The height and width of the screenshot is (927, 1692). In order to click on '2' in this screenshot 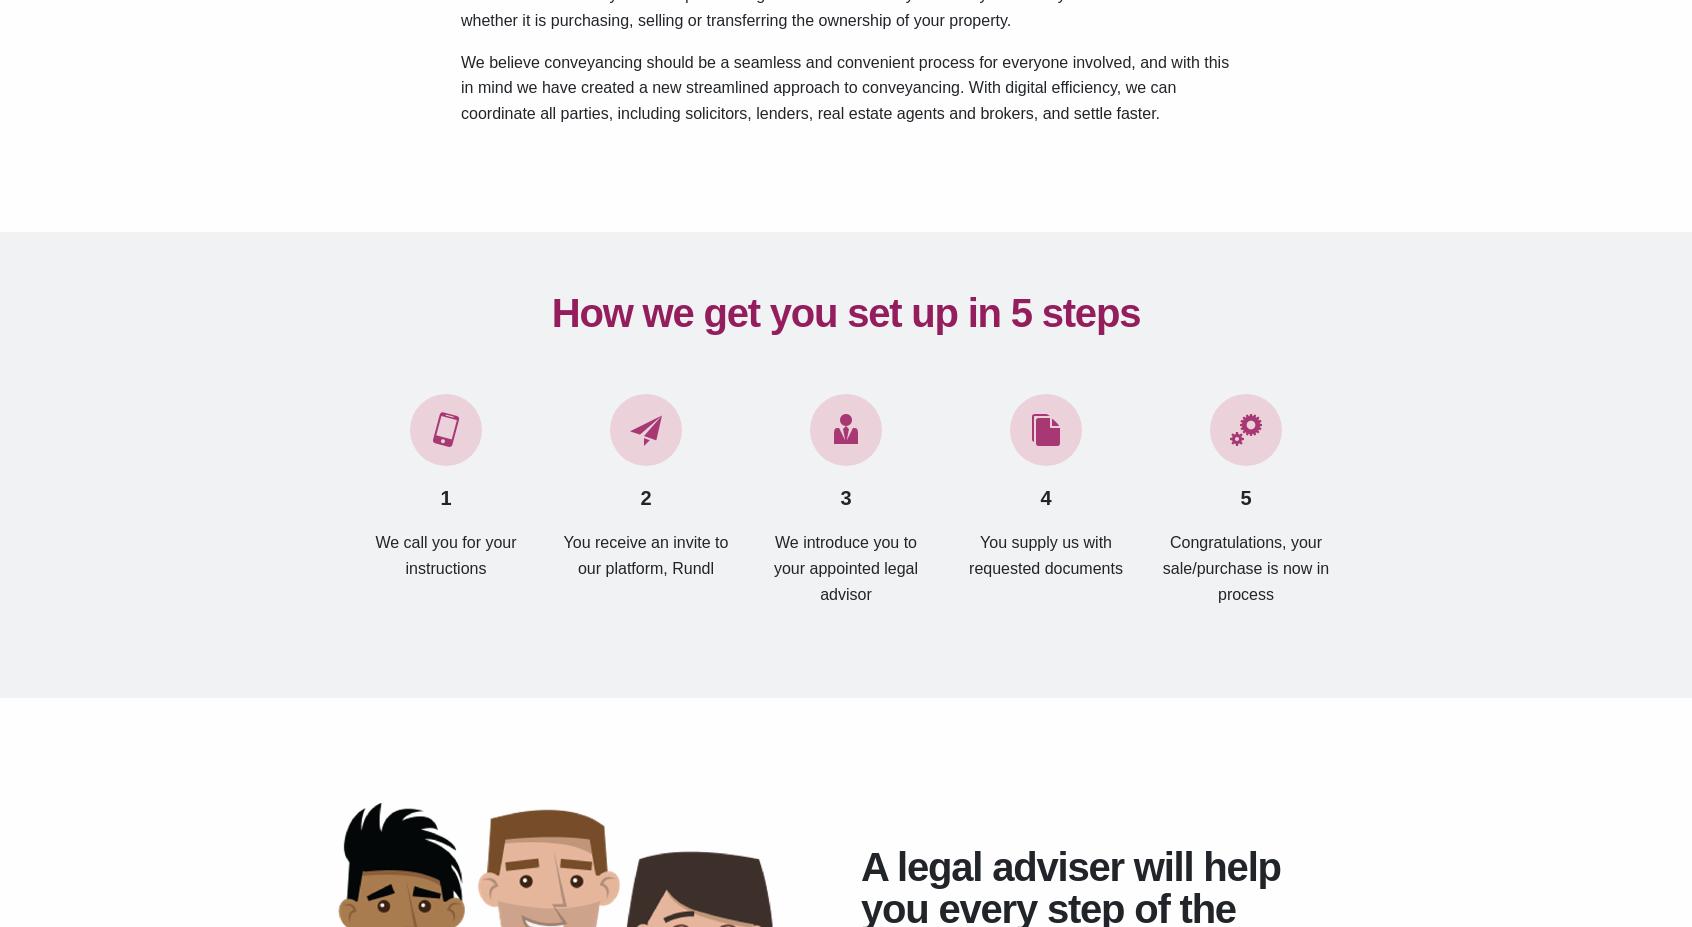, I will do `click(645, 497)`.